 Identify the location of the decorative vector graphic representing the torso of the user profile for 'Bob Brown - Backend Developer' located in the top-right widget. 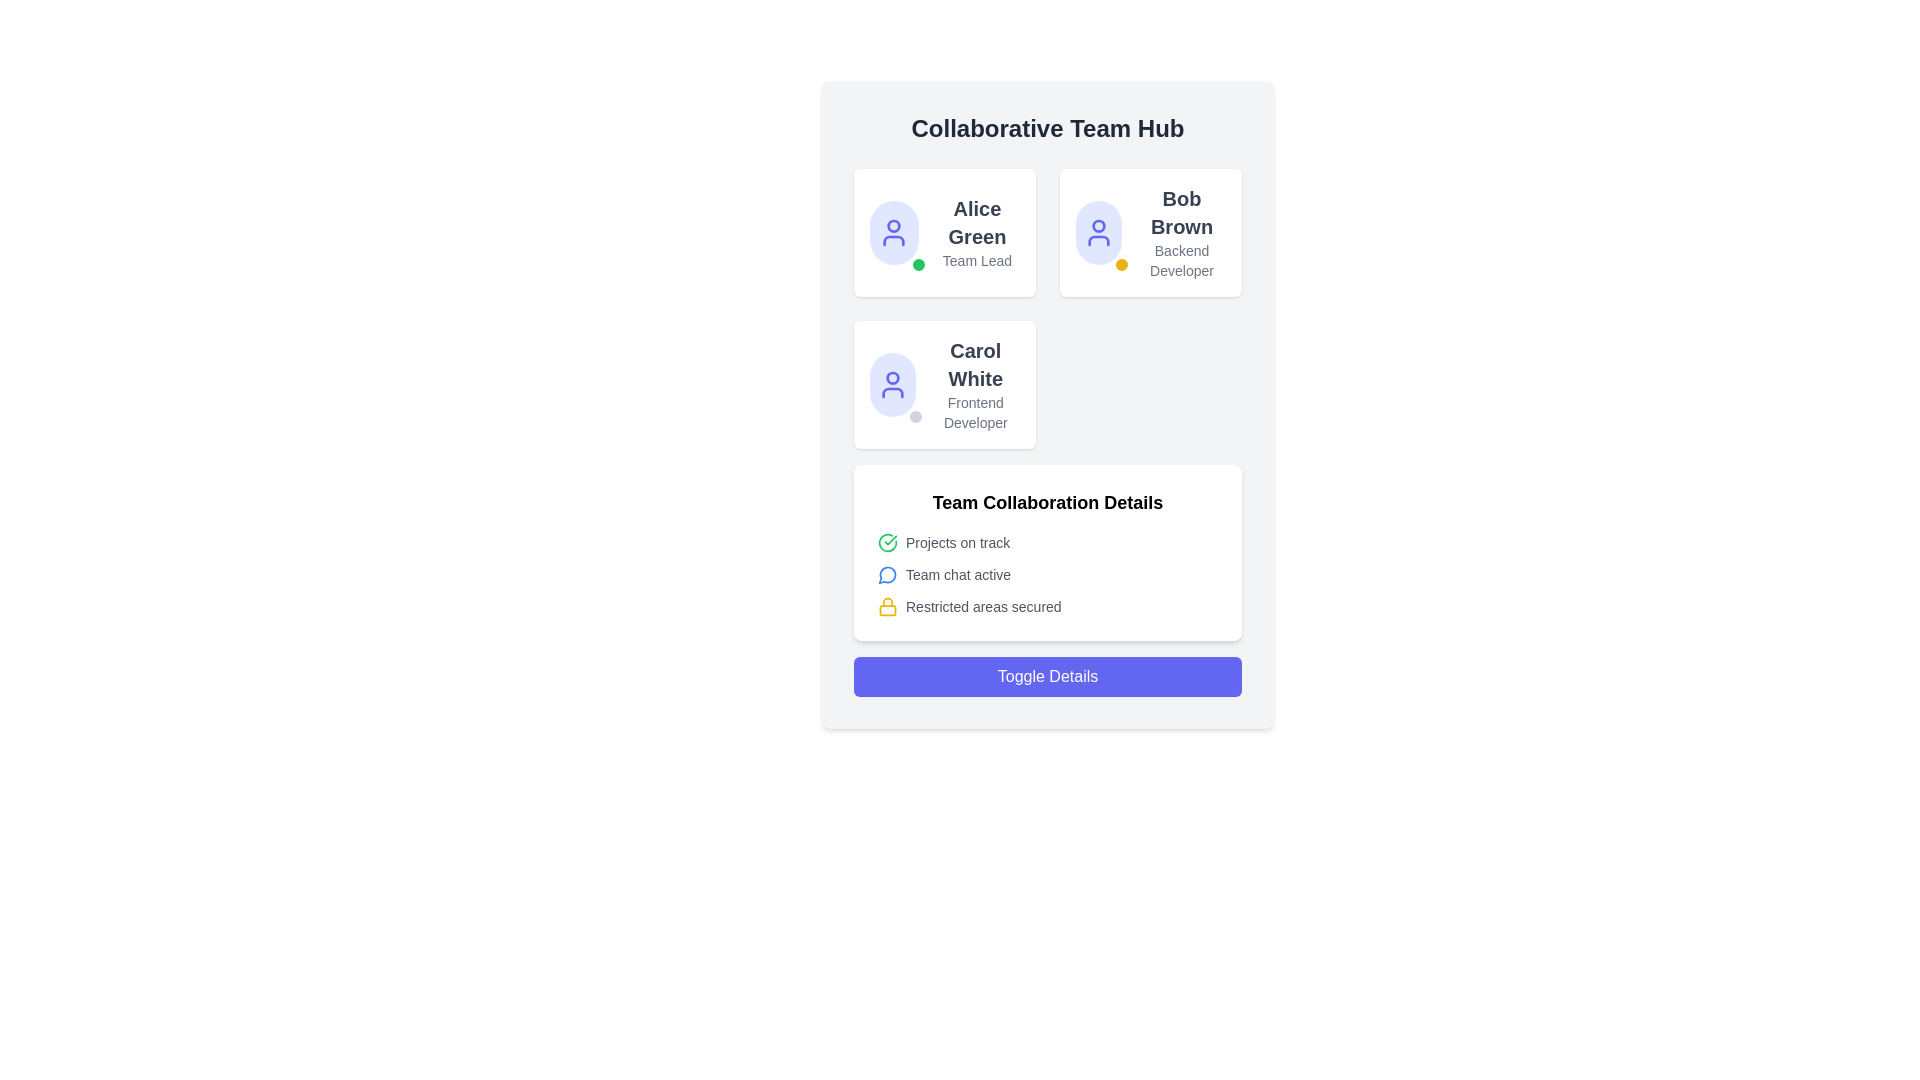
(1098, 239).